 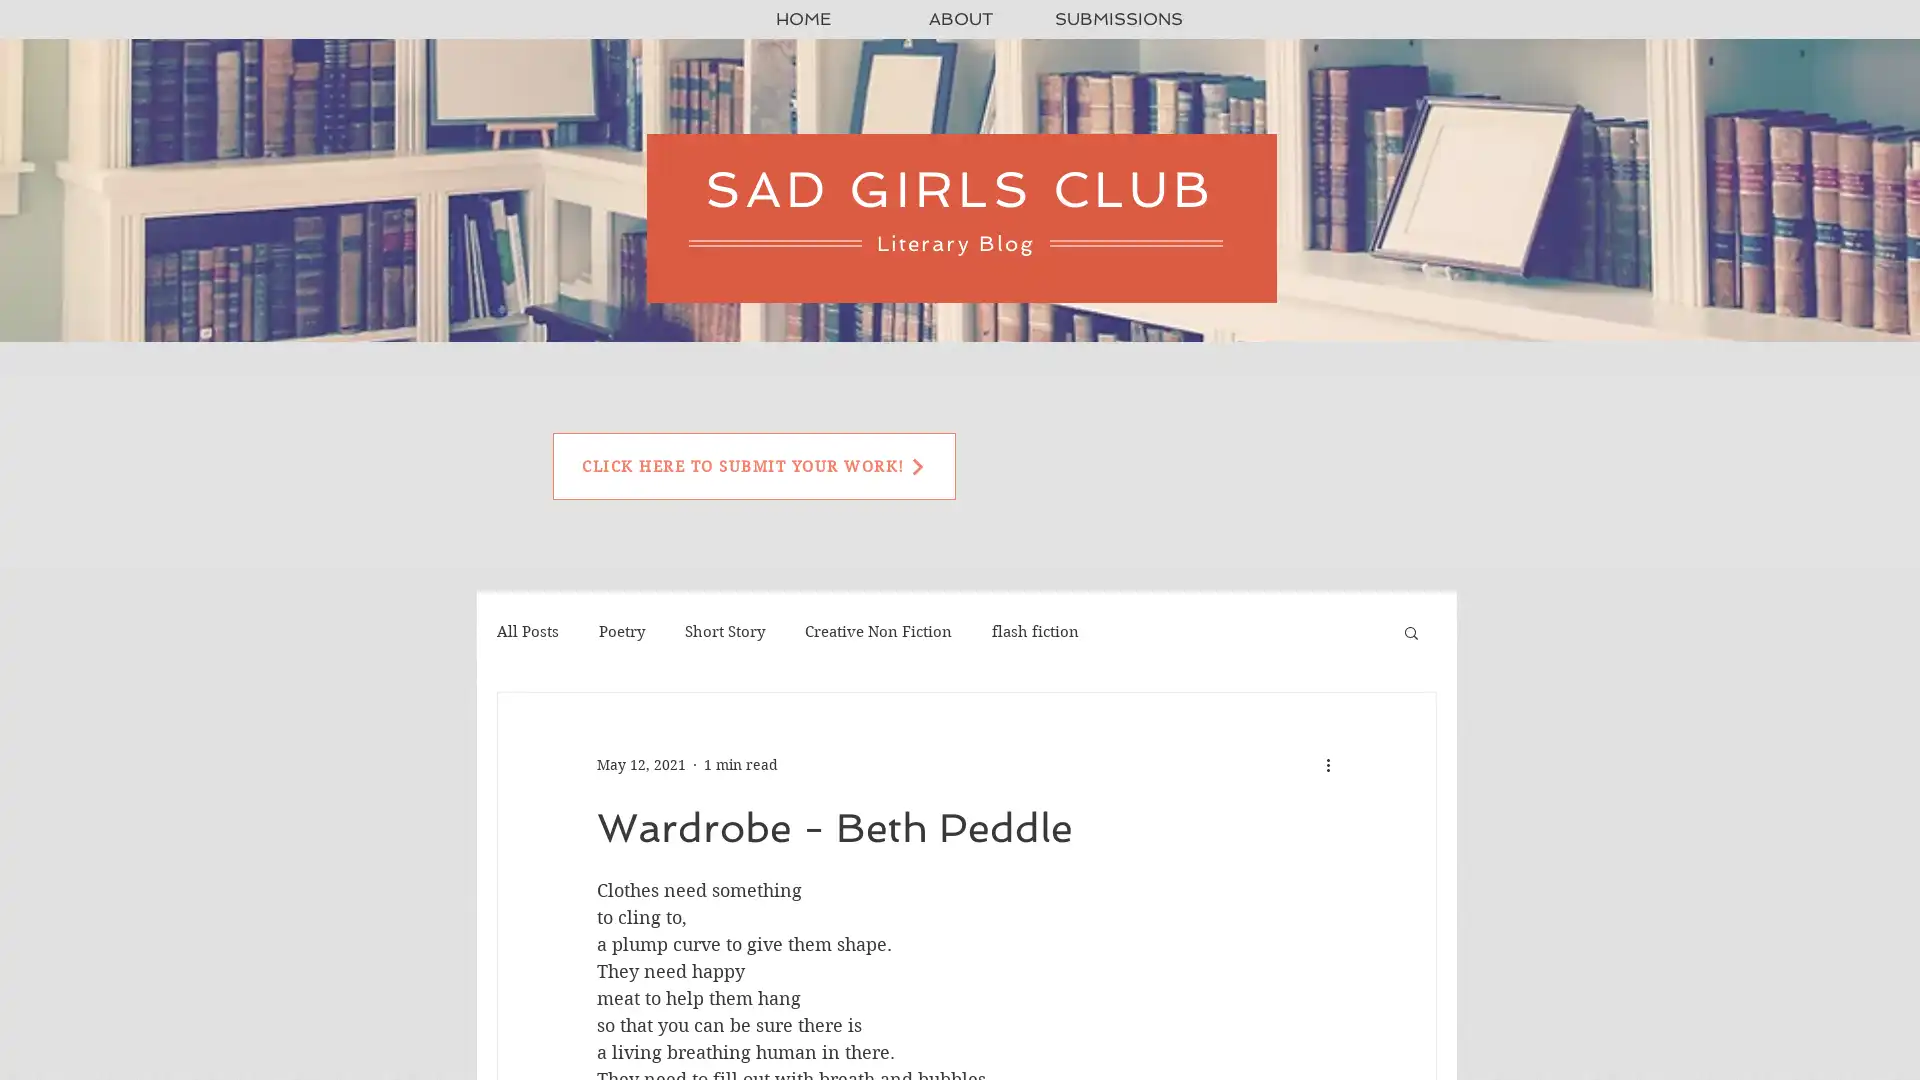 I want to click on Search, so click(x=1410, y=634).